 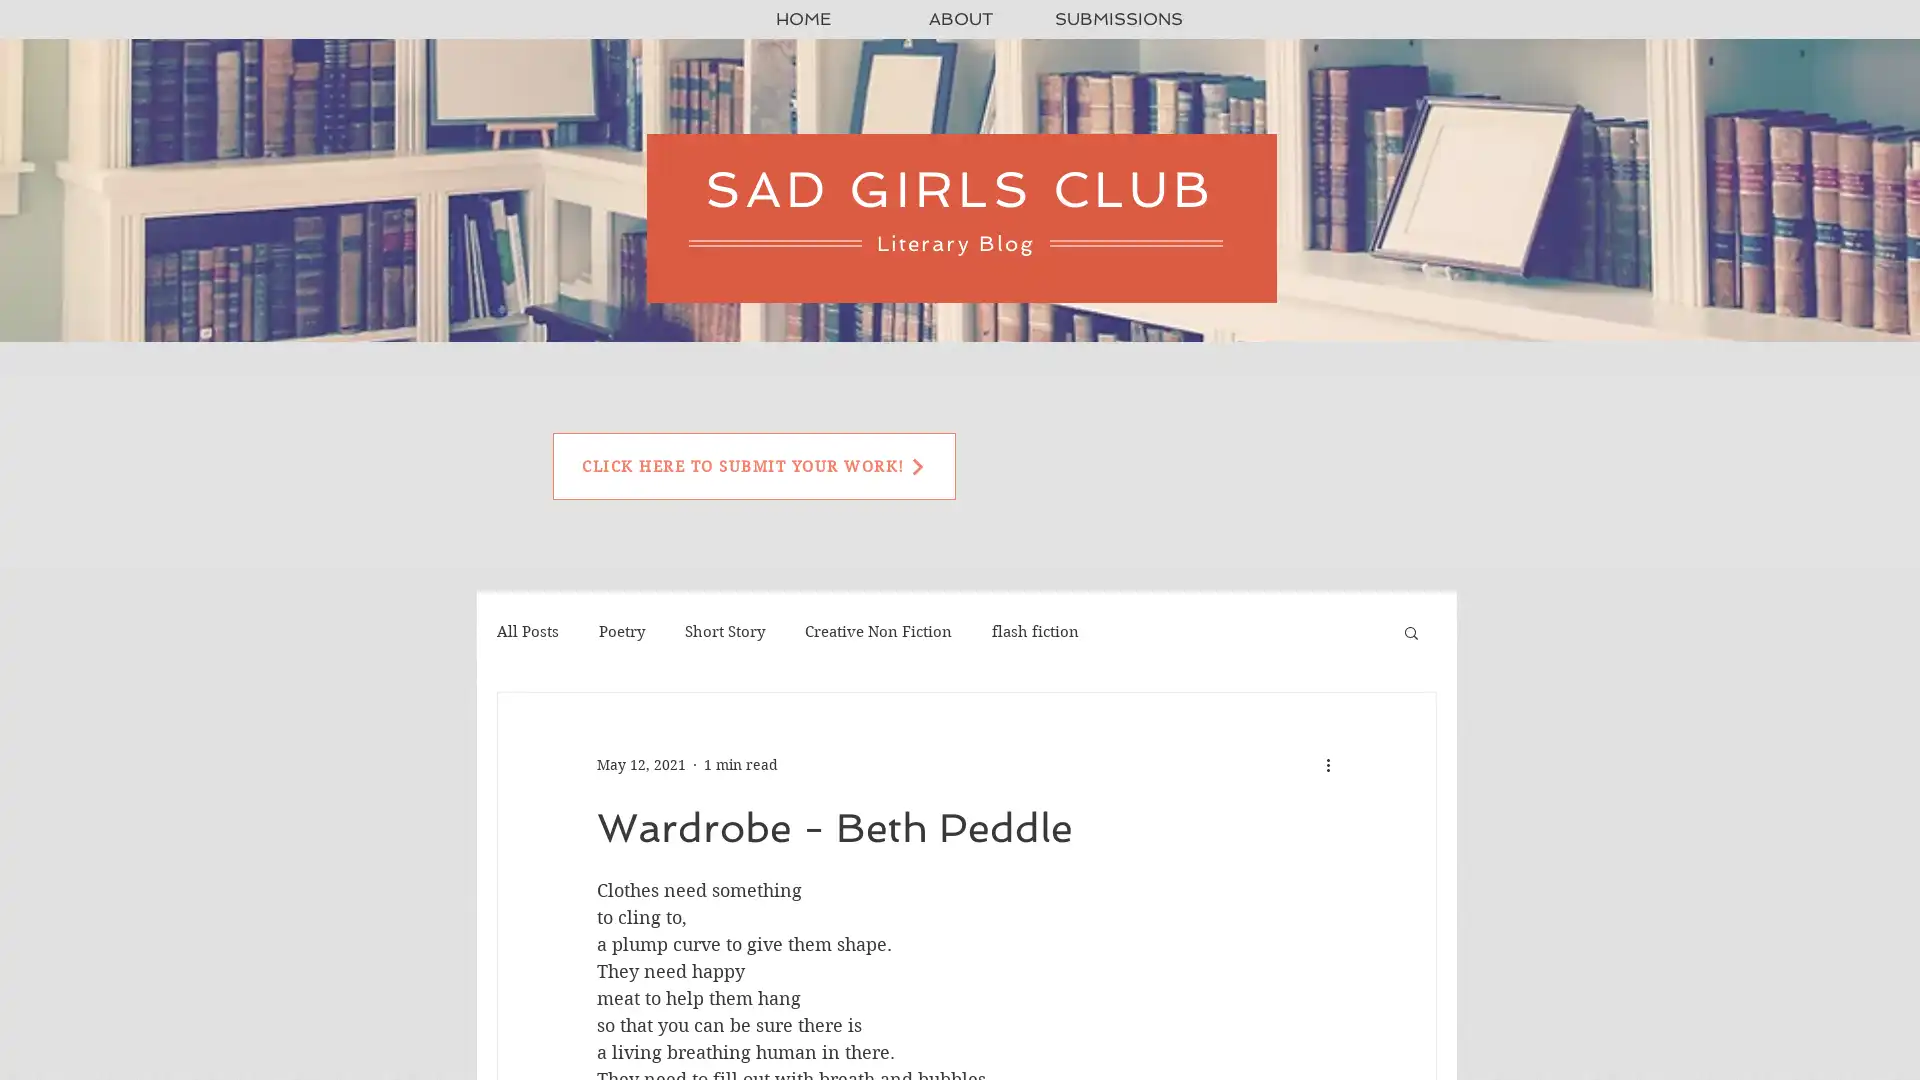 I want to click on Search, so click(x=1410, y=634).